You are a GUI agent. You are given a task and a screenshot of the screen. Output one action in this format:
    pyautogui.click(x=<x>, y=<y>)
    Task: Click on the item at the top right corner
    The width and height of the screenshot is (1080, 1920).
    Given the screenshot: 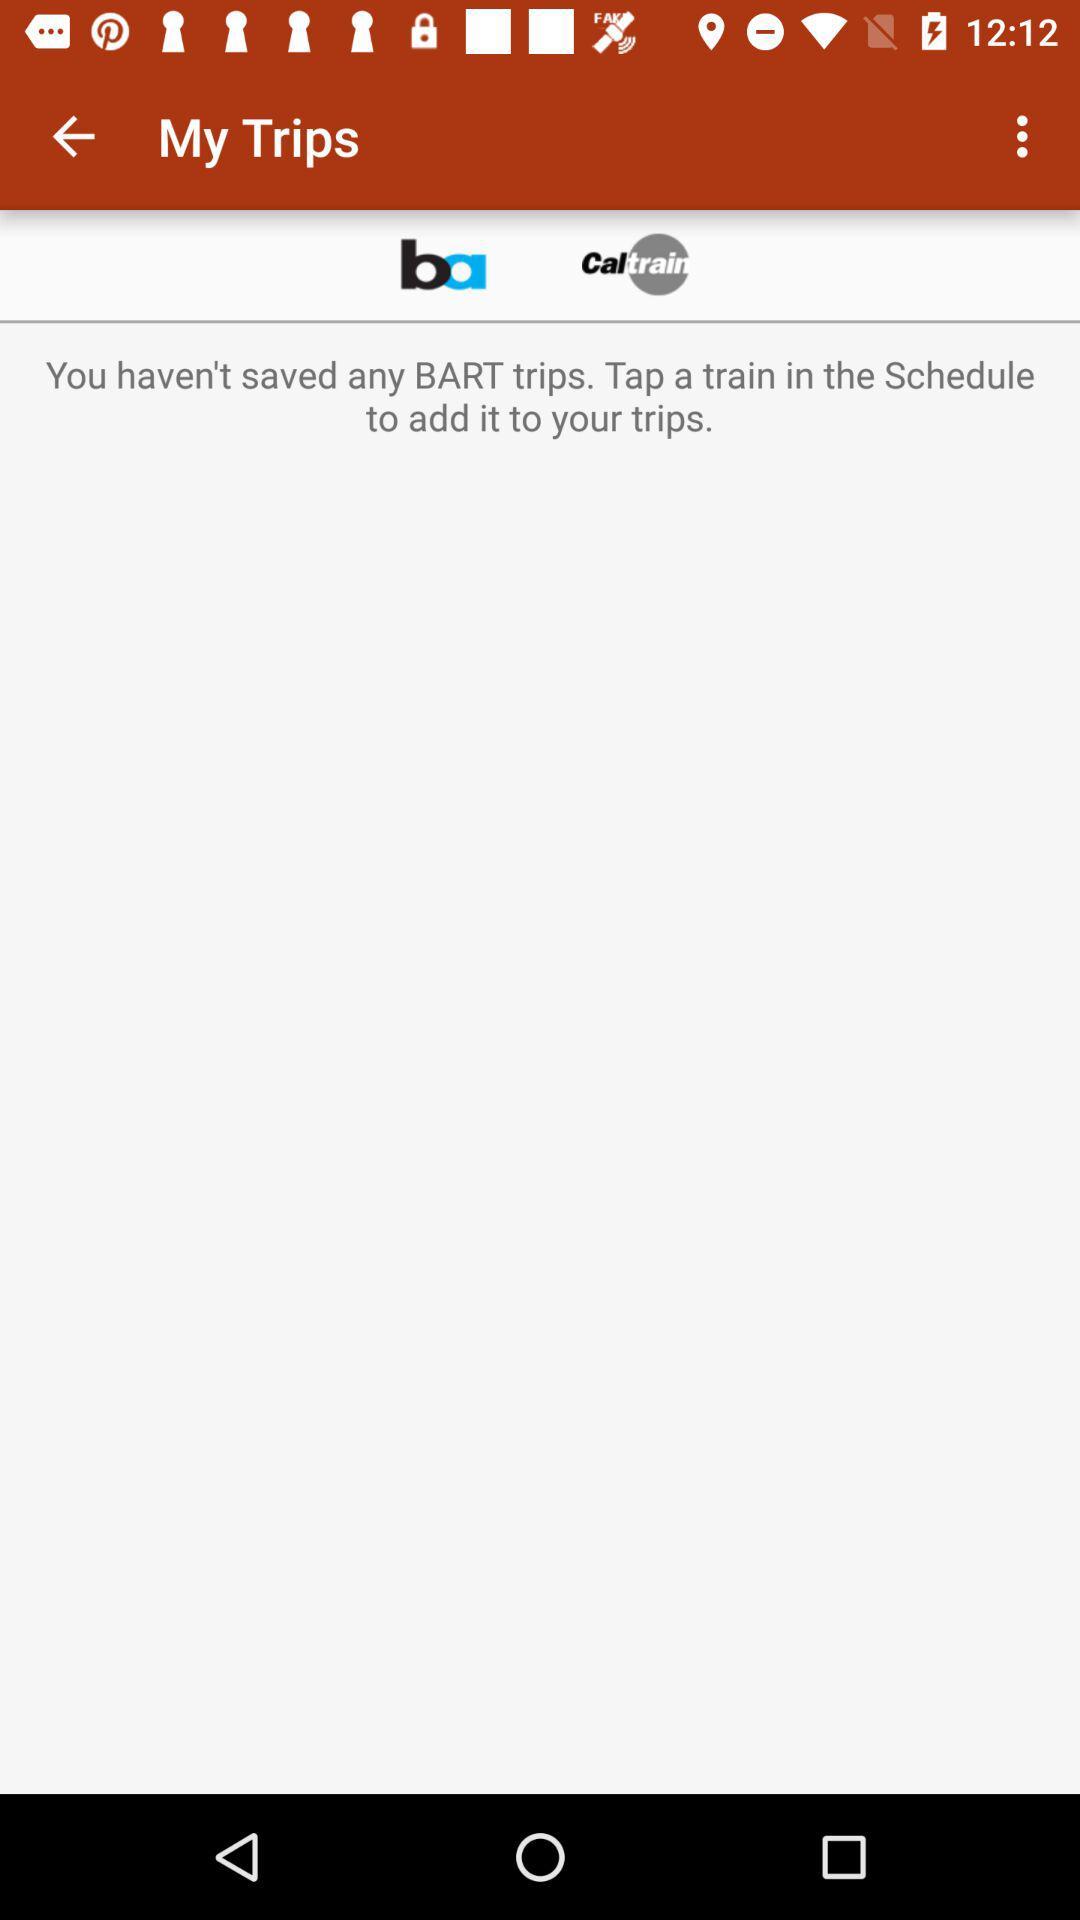 What is the action you would take?
    pyautogui.click(x=1027, y=135)
    